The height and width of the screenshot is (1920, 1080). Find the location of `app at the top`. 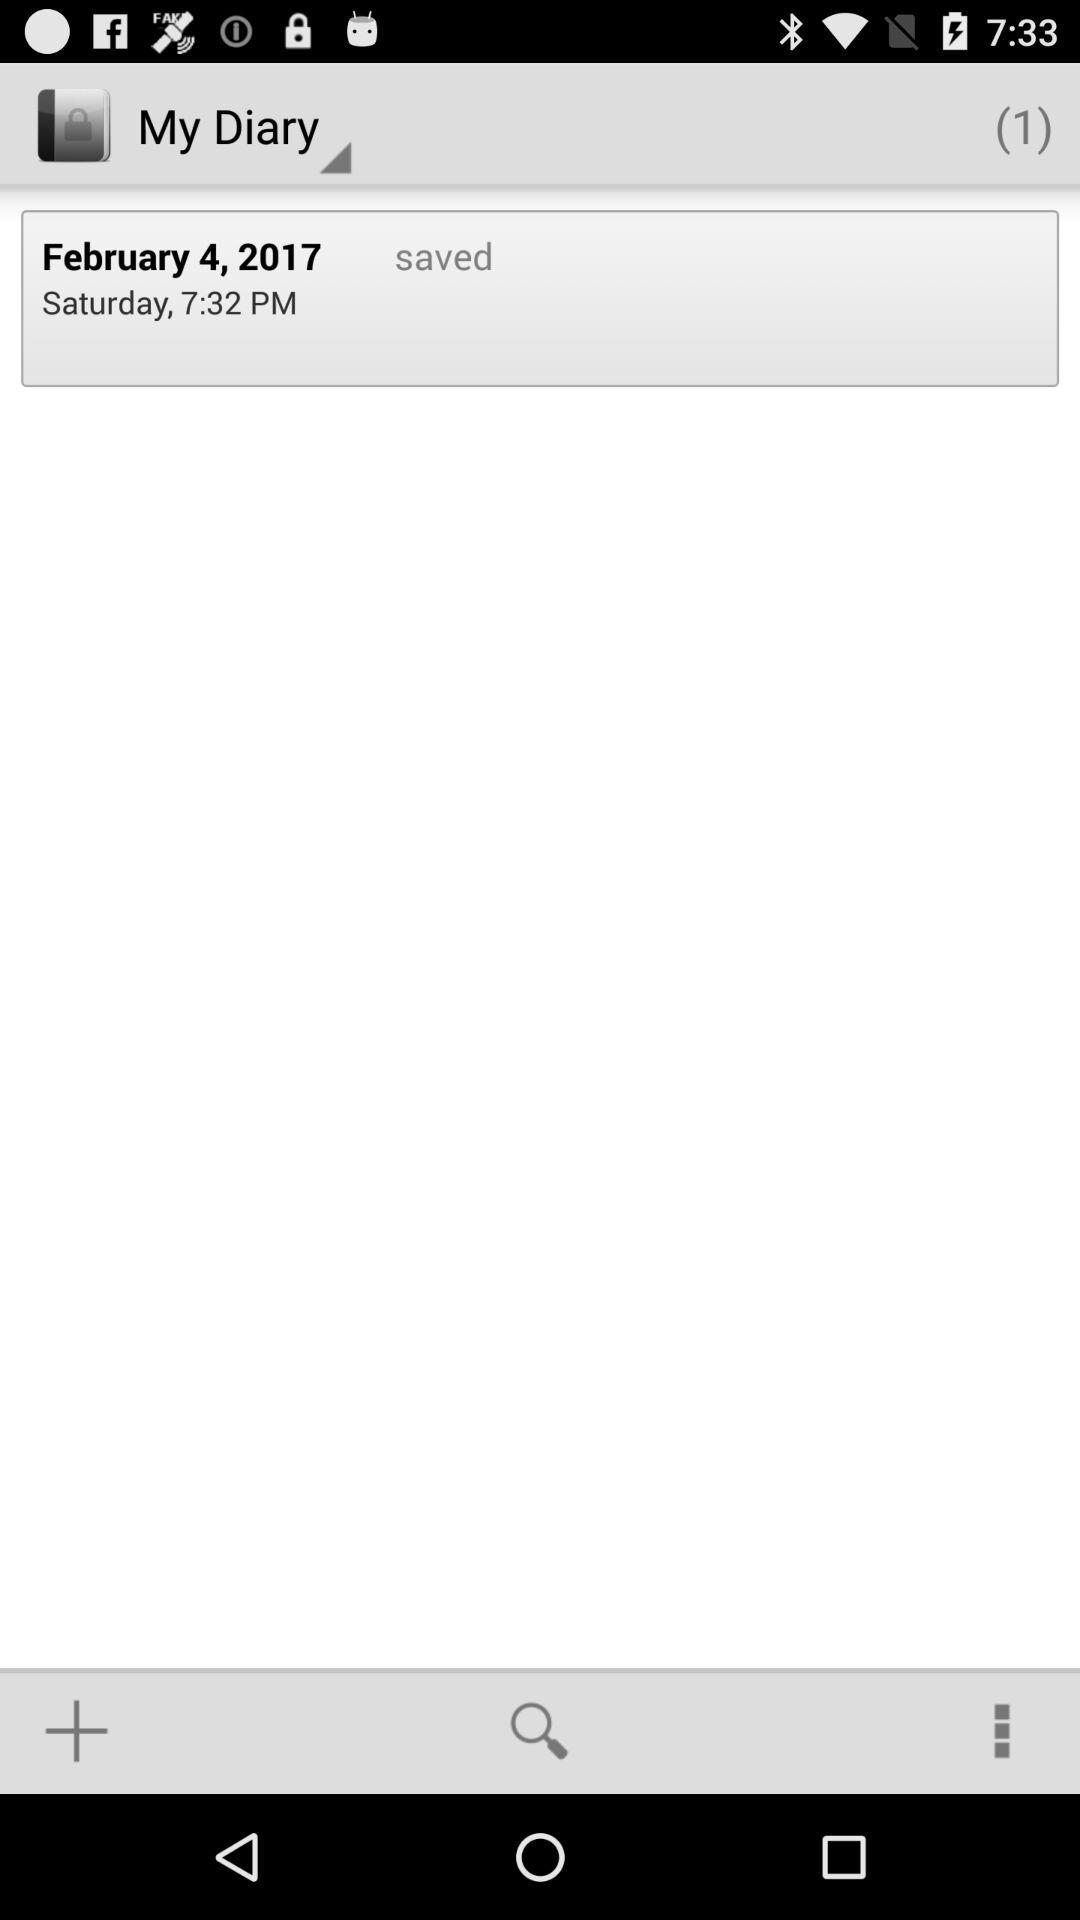

app at the top is located at coordinates (422, 297).